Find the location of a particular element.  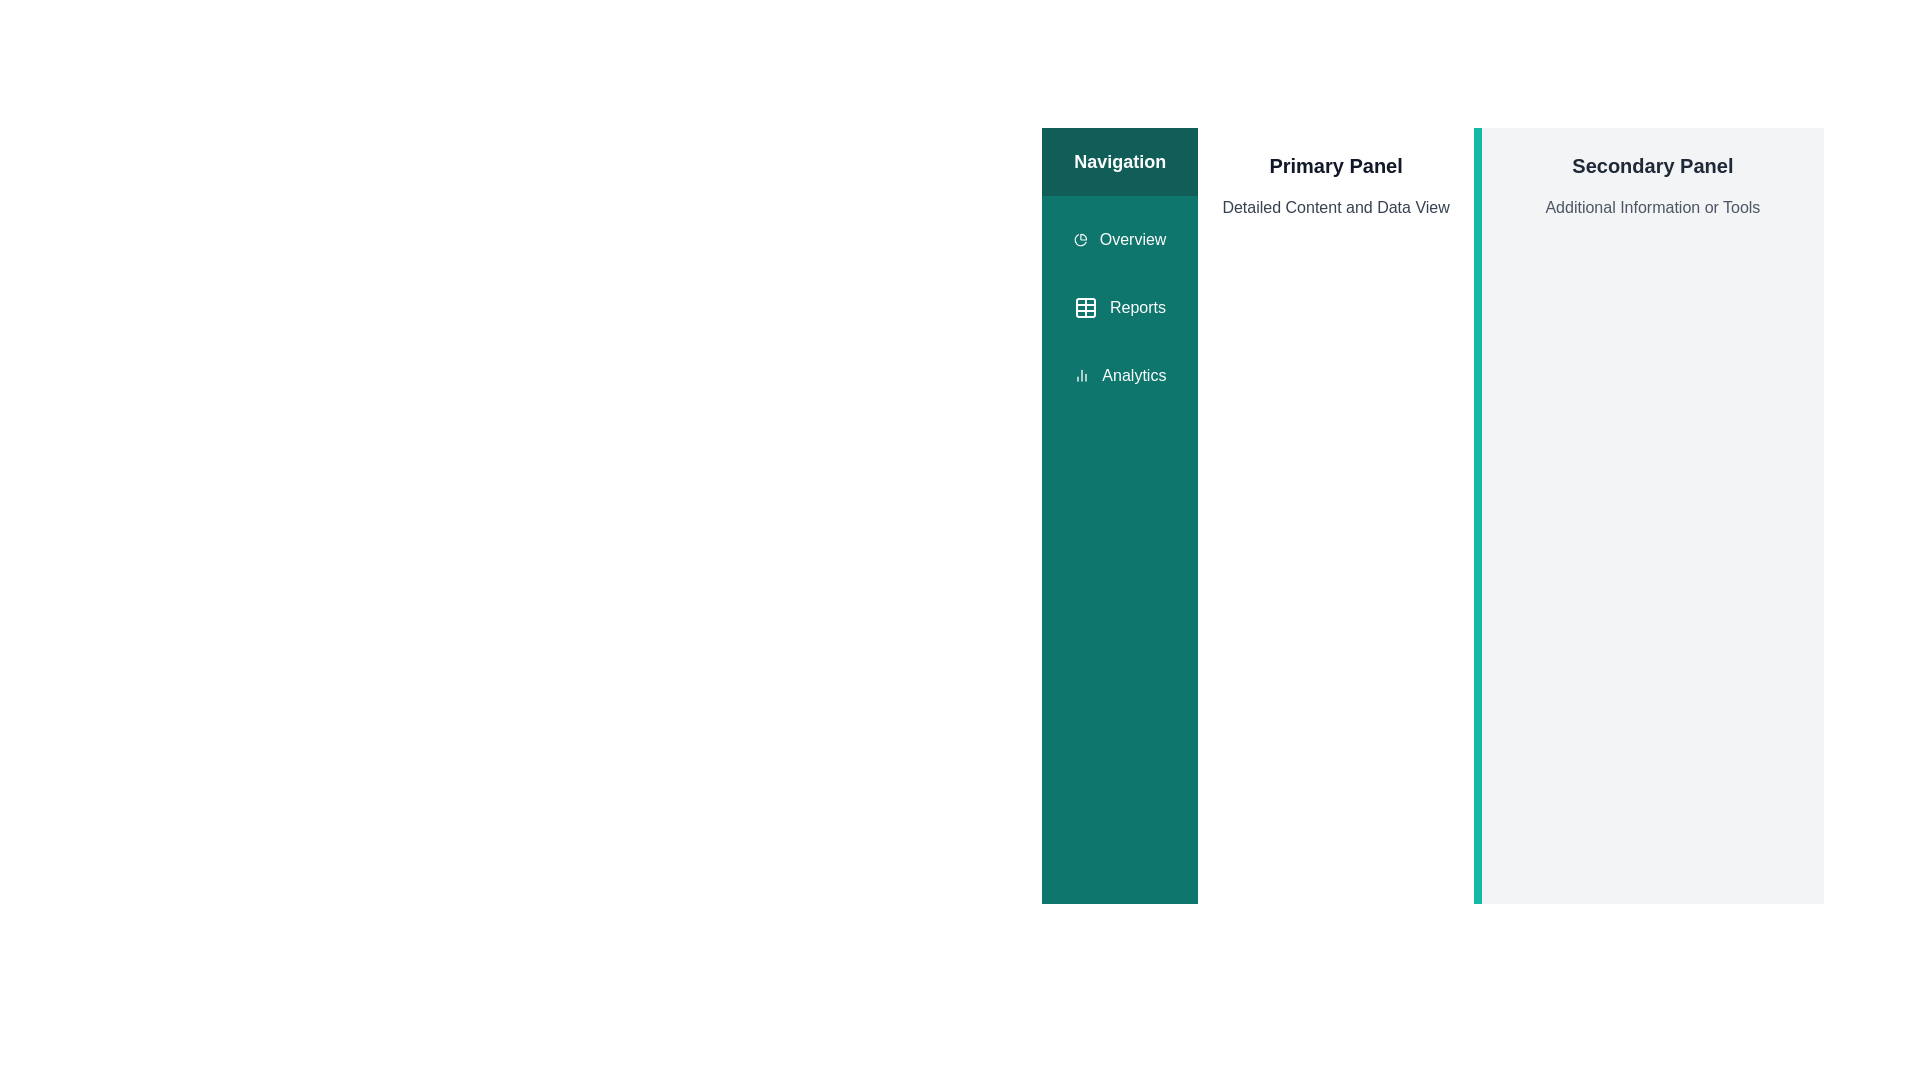

the 'Overview' button with teal background and pie chart icon in the left-hand sidebar is located at coordinates (1120, 238).